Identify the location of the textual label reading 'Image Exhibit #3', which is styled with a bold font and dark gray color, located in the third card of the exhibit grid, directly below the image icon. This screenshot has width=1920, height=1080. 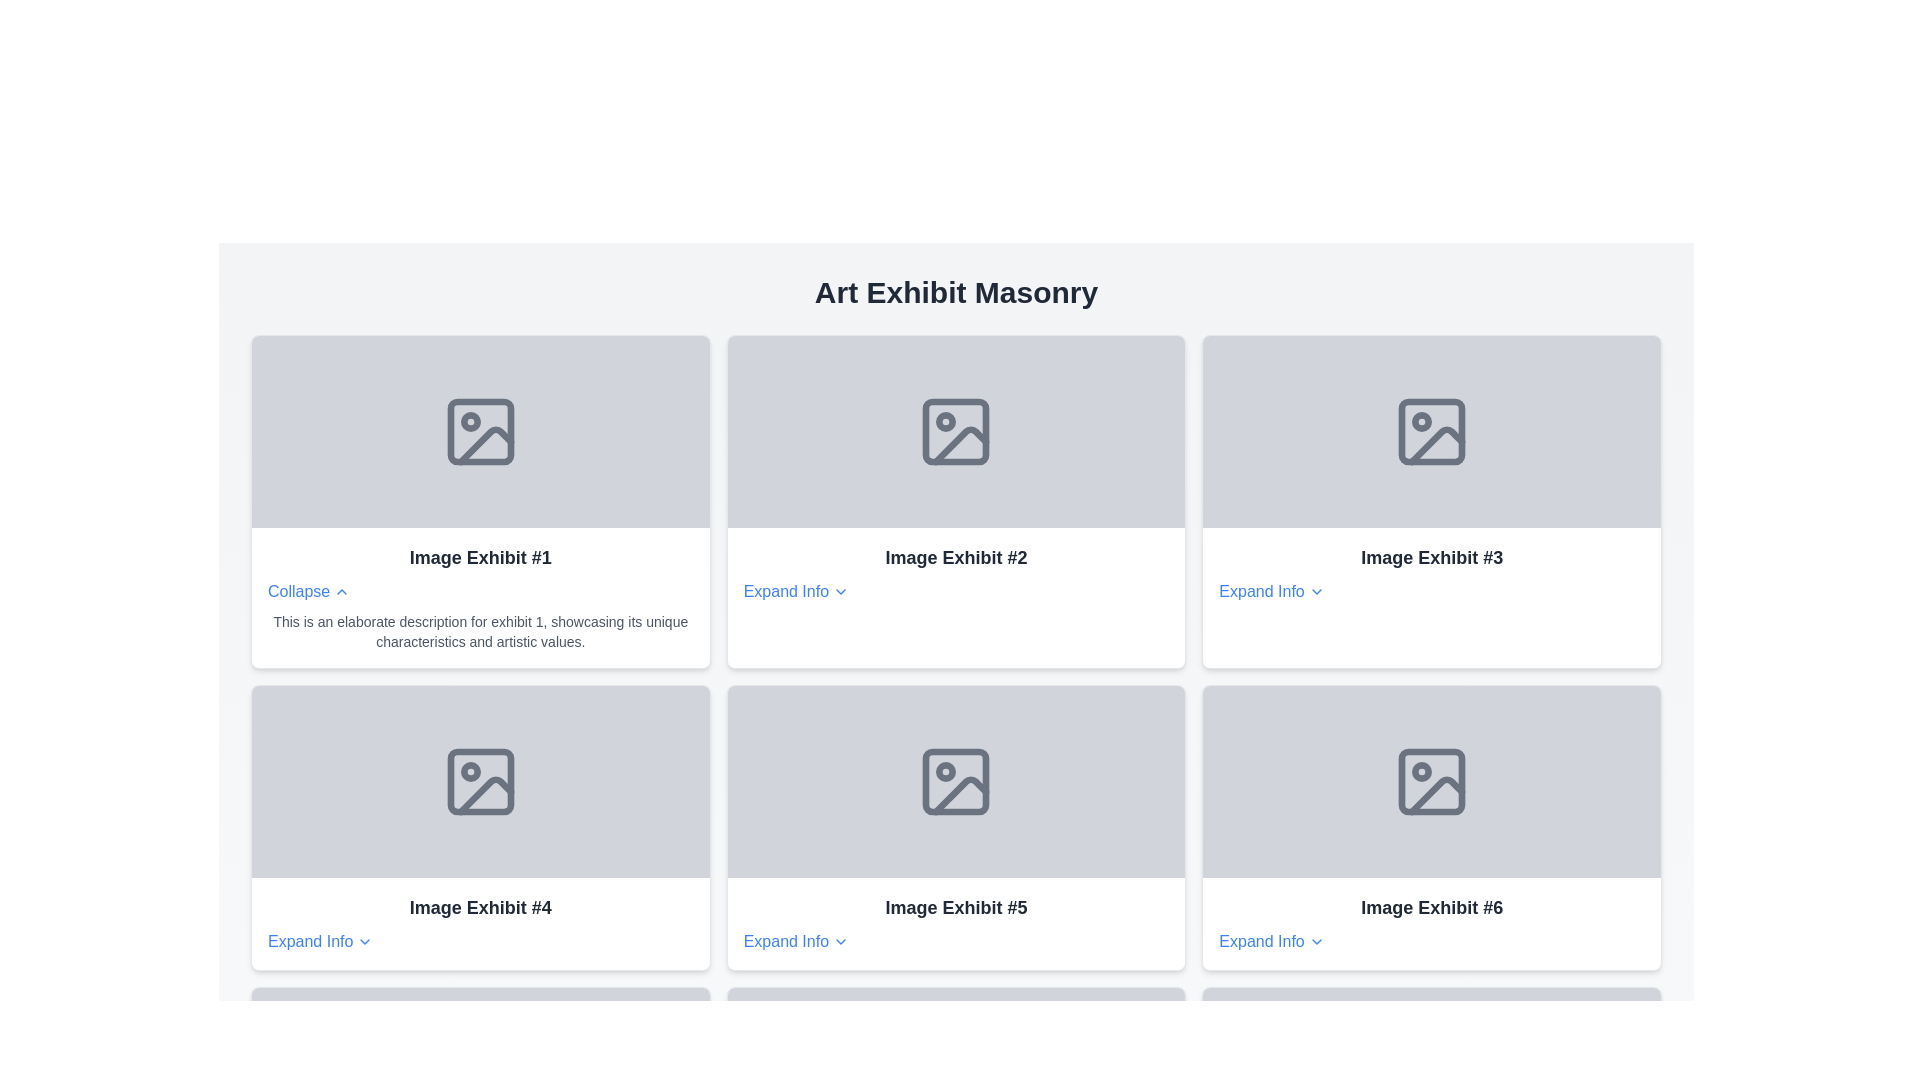
(1431, 558).